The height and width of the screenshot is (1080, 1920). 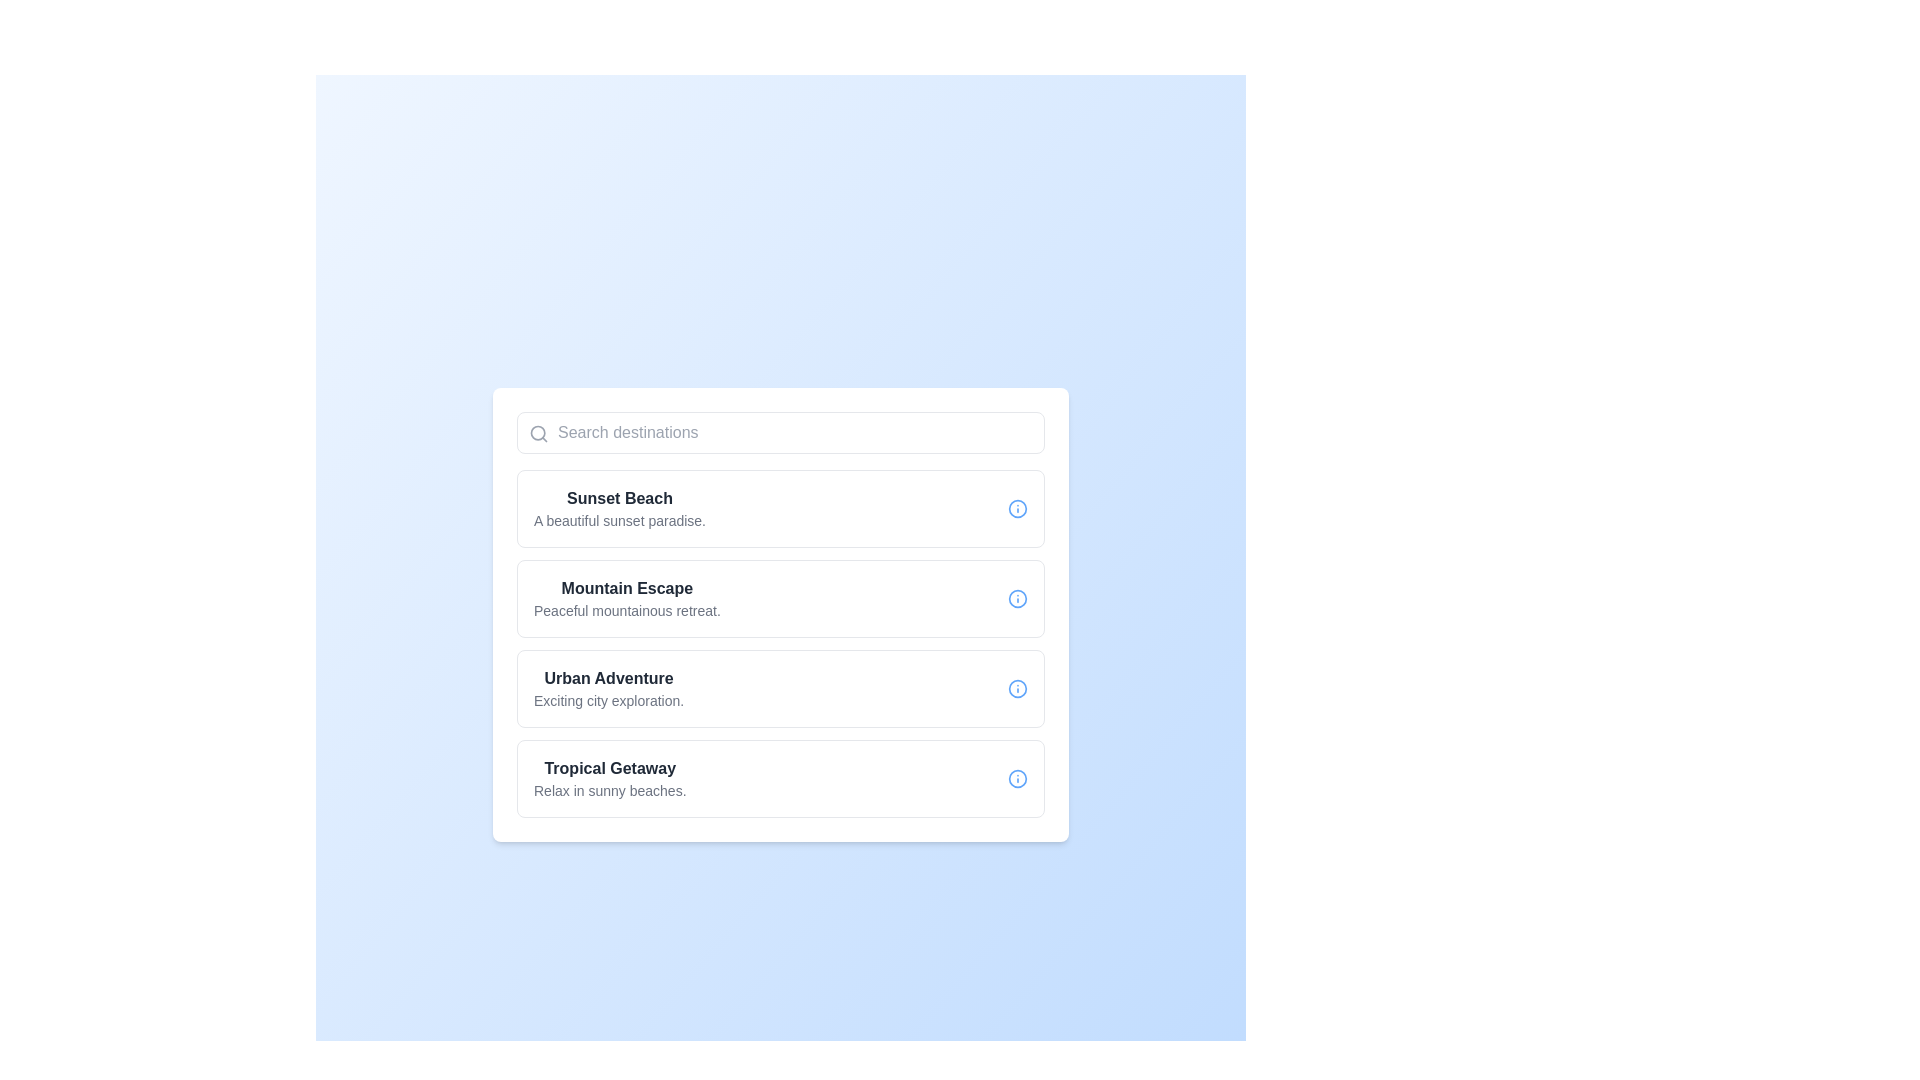 I want to click on the text label displaying 'Relax in sunny beaches.' located below the title 'Tropical Getaway' in the fourth card of the destination options list, so click(x=609, y=789).